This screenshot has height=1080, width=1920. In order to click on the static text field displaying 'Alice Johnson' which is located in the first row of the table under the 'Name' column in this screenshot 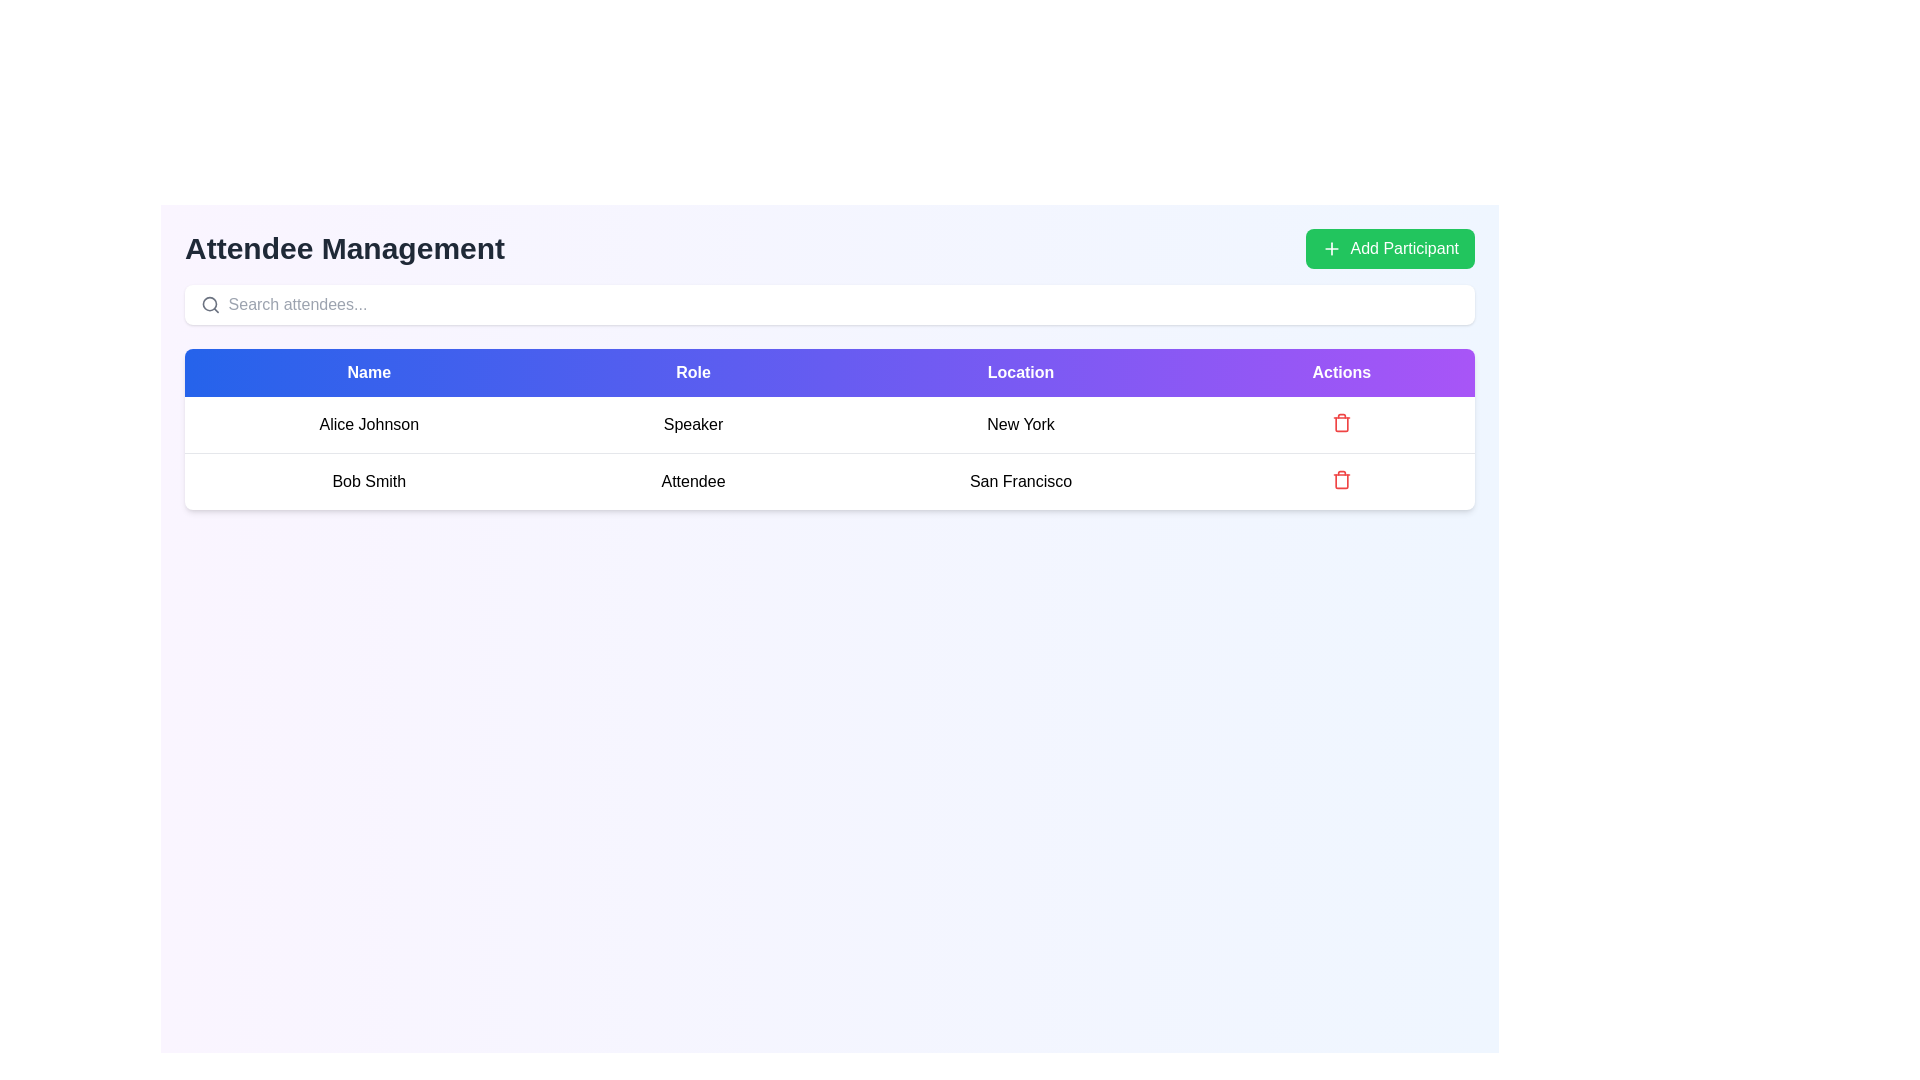, I will do `click(369, 424)`.